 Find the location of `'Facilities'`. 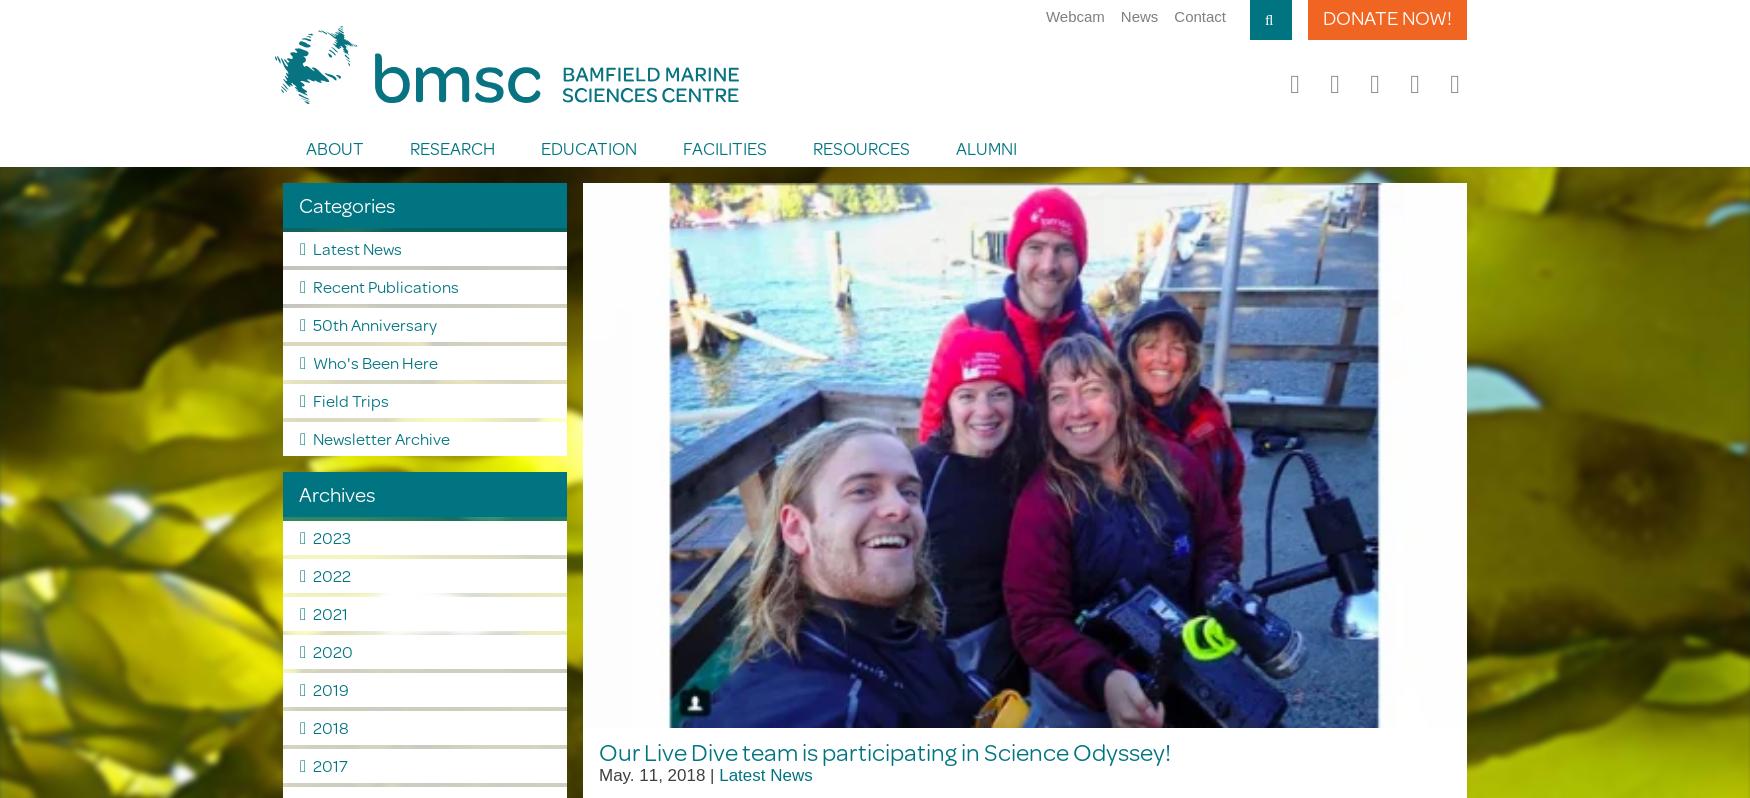

'Facilities' is located at coordinates (680, 146).